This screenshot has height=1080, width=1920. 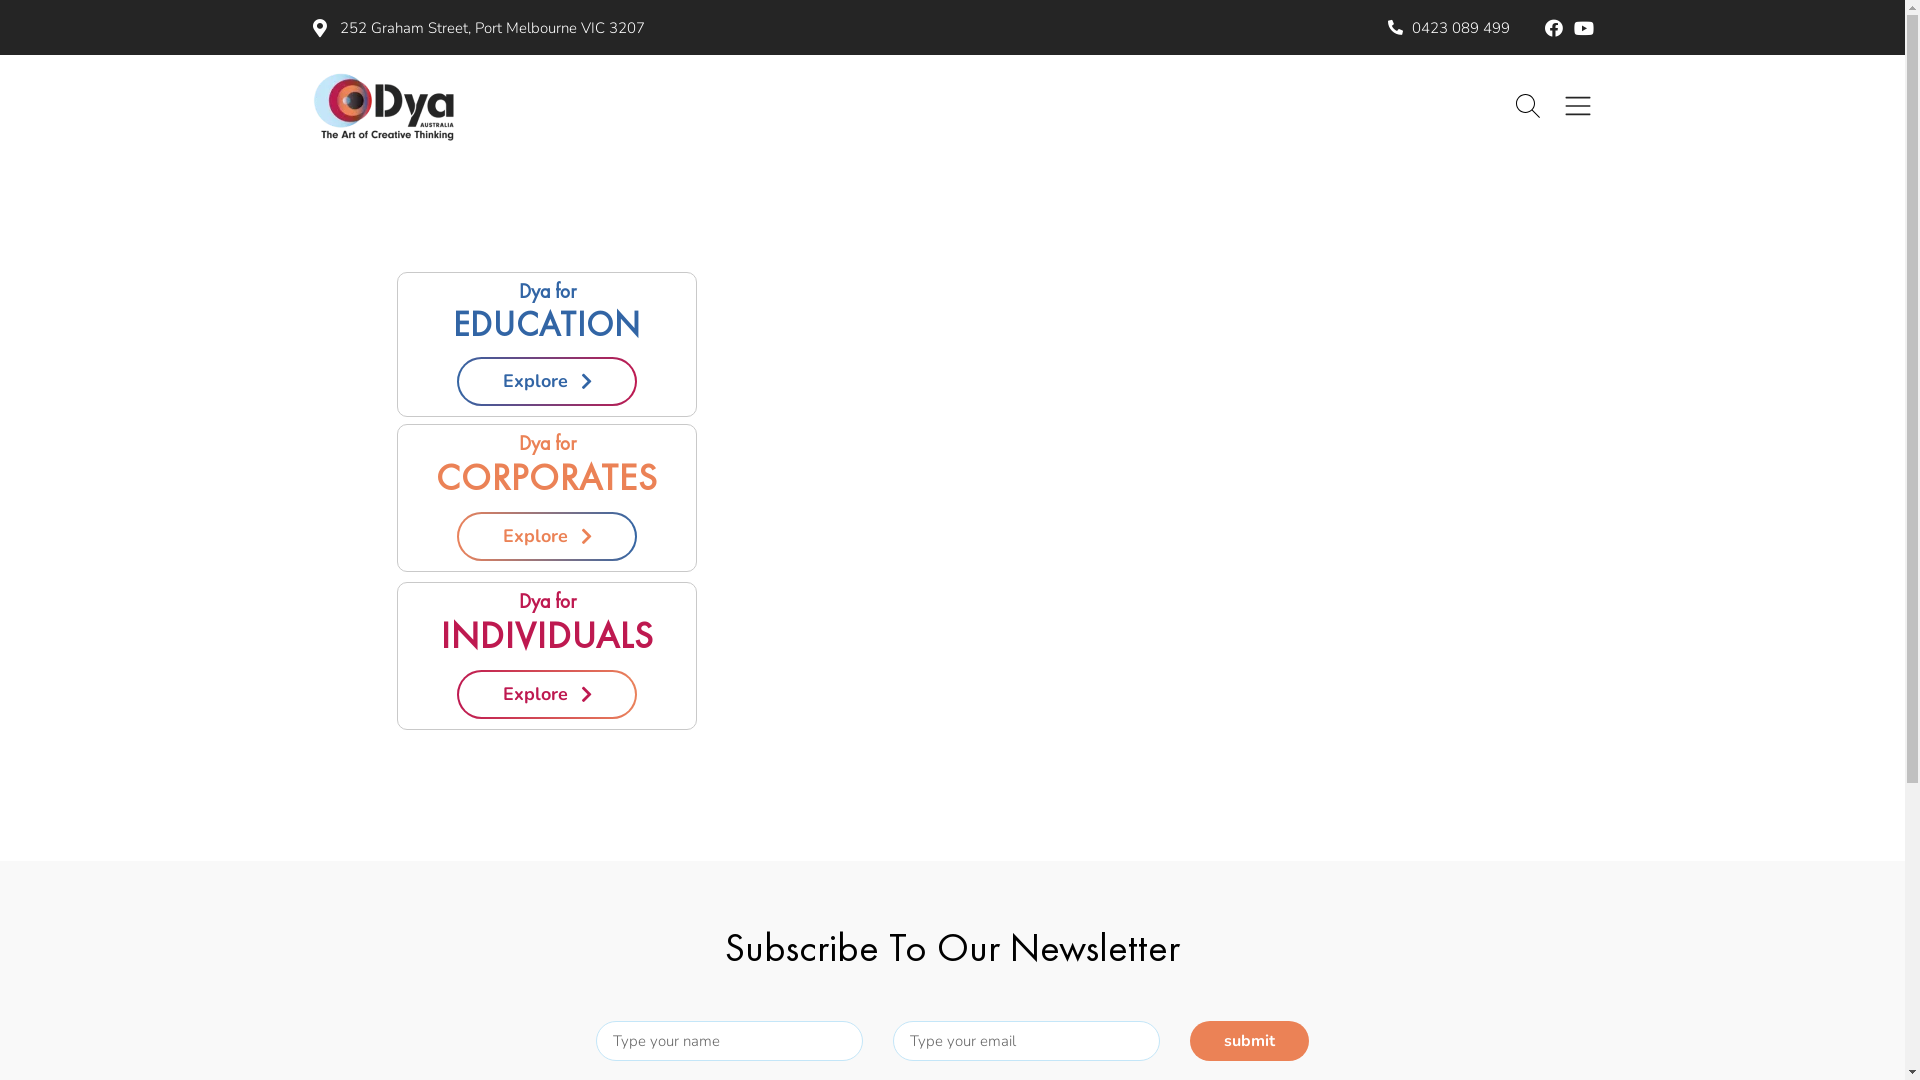 What do you see at coordinates (1449, 28) in the screenshot?
I see `'0423 089 499'` at bounding box center [1449, 28].